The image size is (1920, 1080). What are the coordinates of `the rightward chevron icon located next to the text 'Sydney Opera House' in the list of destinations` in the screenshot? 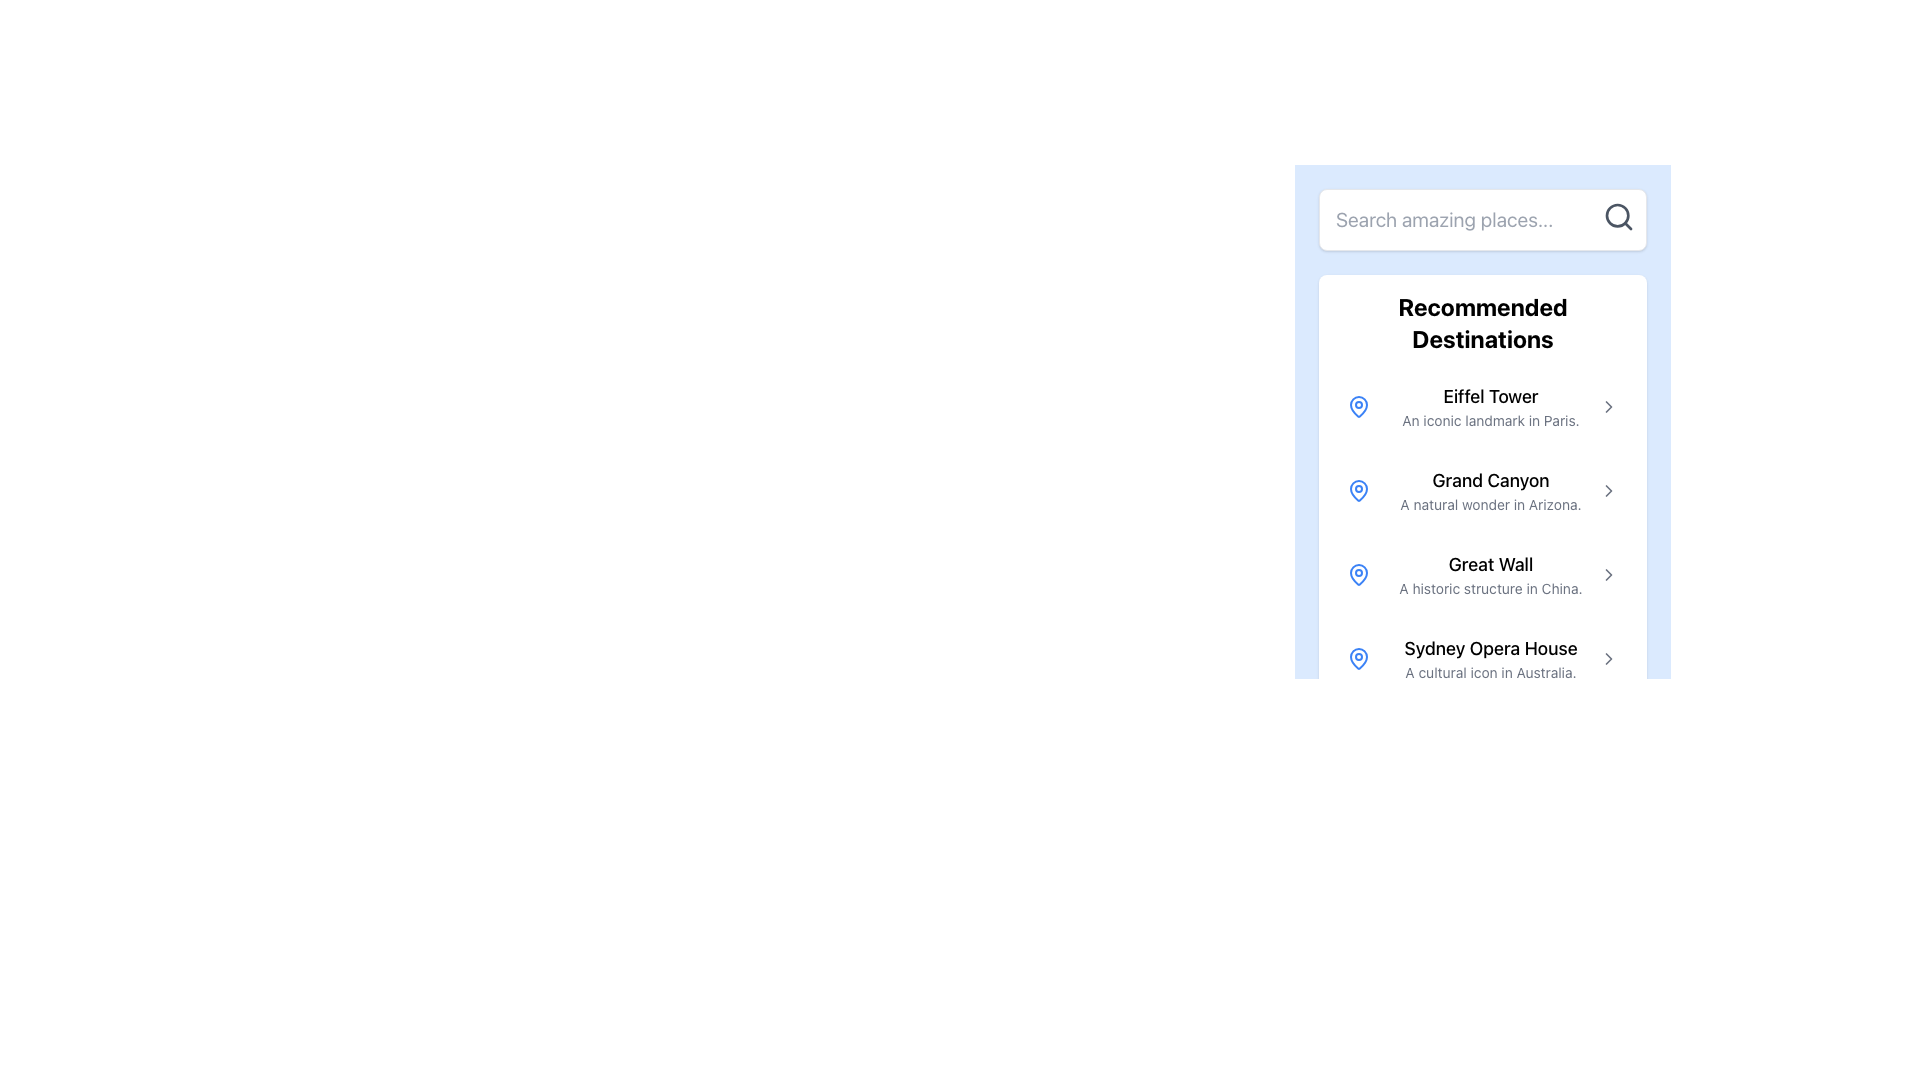 It's located at (1608, 659).